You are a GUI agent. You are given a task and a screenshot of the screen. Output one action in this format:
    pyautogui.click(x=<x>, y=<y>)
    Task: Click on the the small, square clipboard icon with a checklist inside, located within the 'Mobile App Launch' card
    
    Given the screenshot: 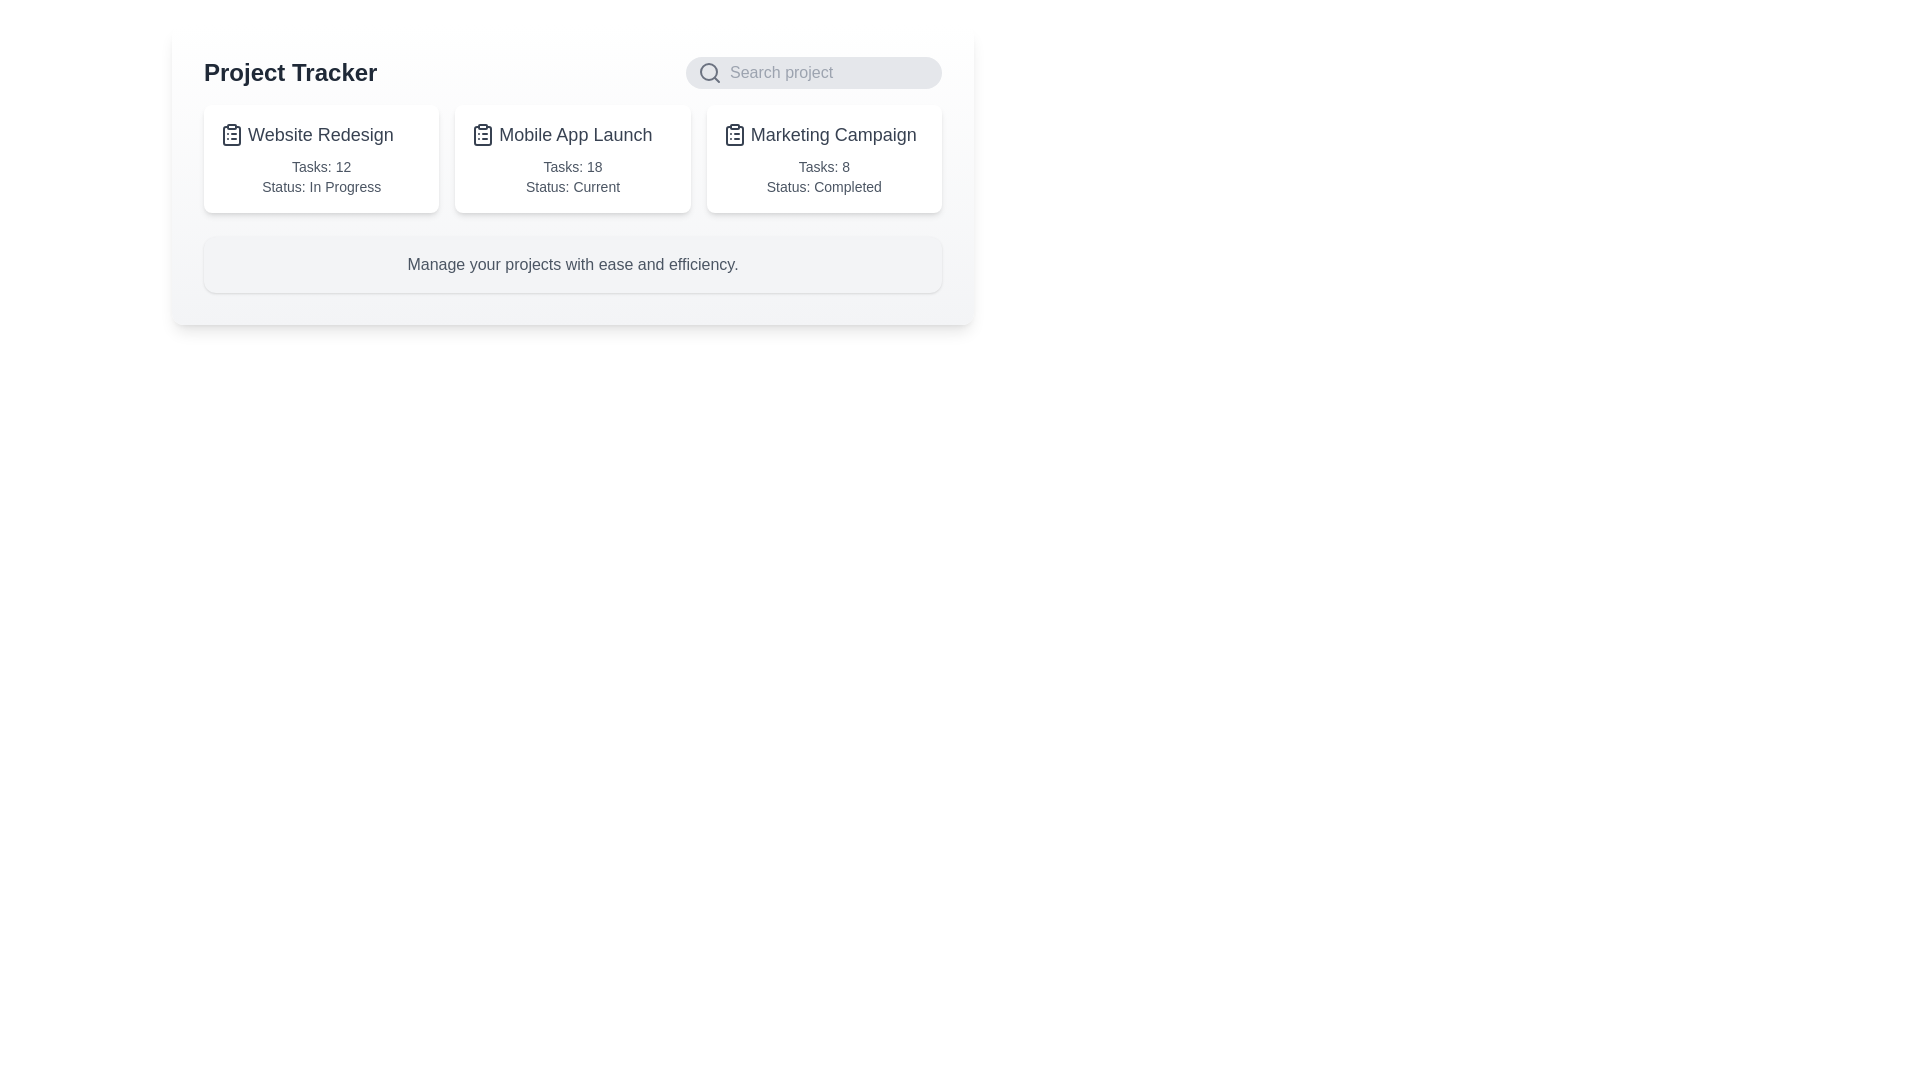 What is the action you would take?
    pyautogui.click(x=483, y=135)
    